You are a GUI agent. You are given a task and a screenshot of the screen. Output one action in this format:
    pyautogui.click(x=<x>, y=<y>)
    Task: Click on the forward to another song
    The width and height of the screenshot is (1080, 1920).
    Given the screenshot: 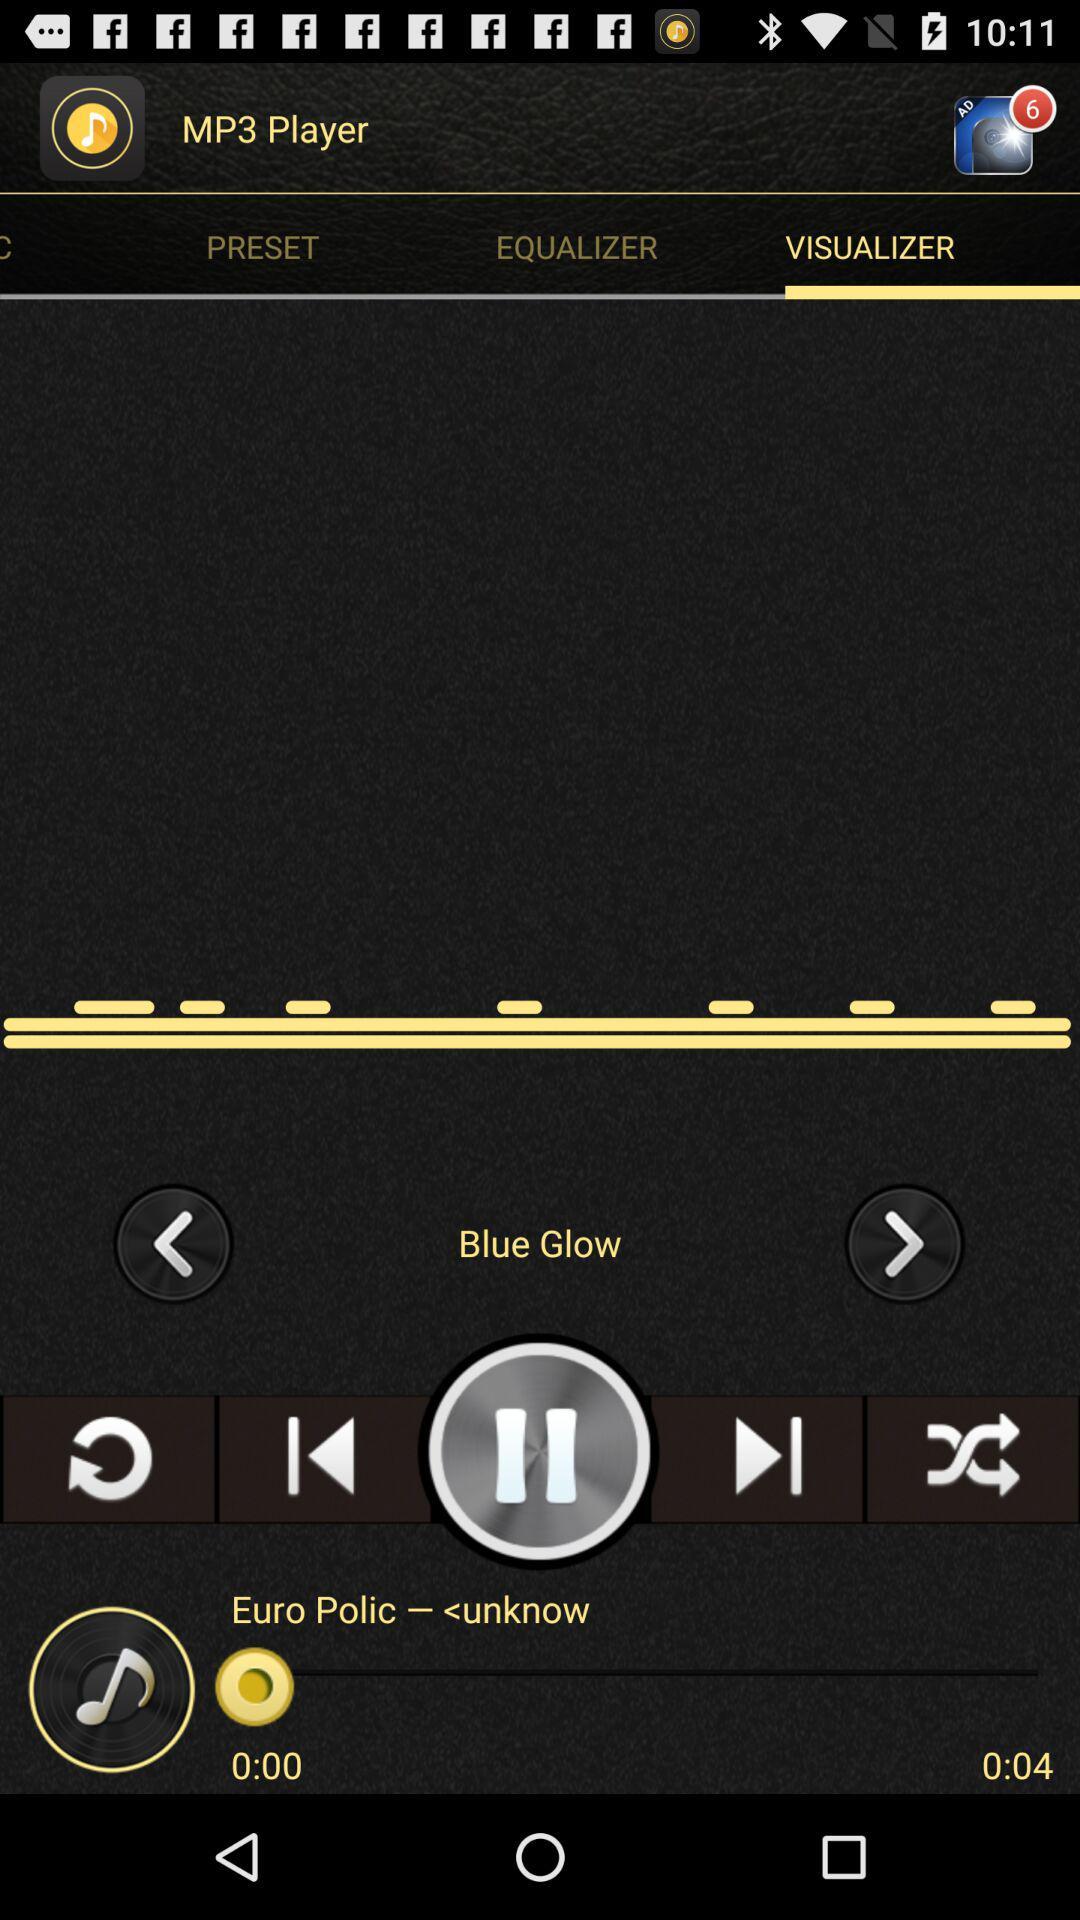 What is the action you would take?
    pyautogui.click(x=905, y=1241)
    